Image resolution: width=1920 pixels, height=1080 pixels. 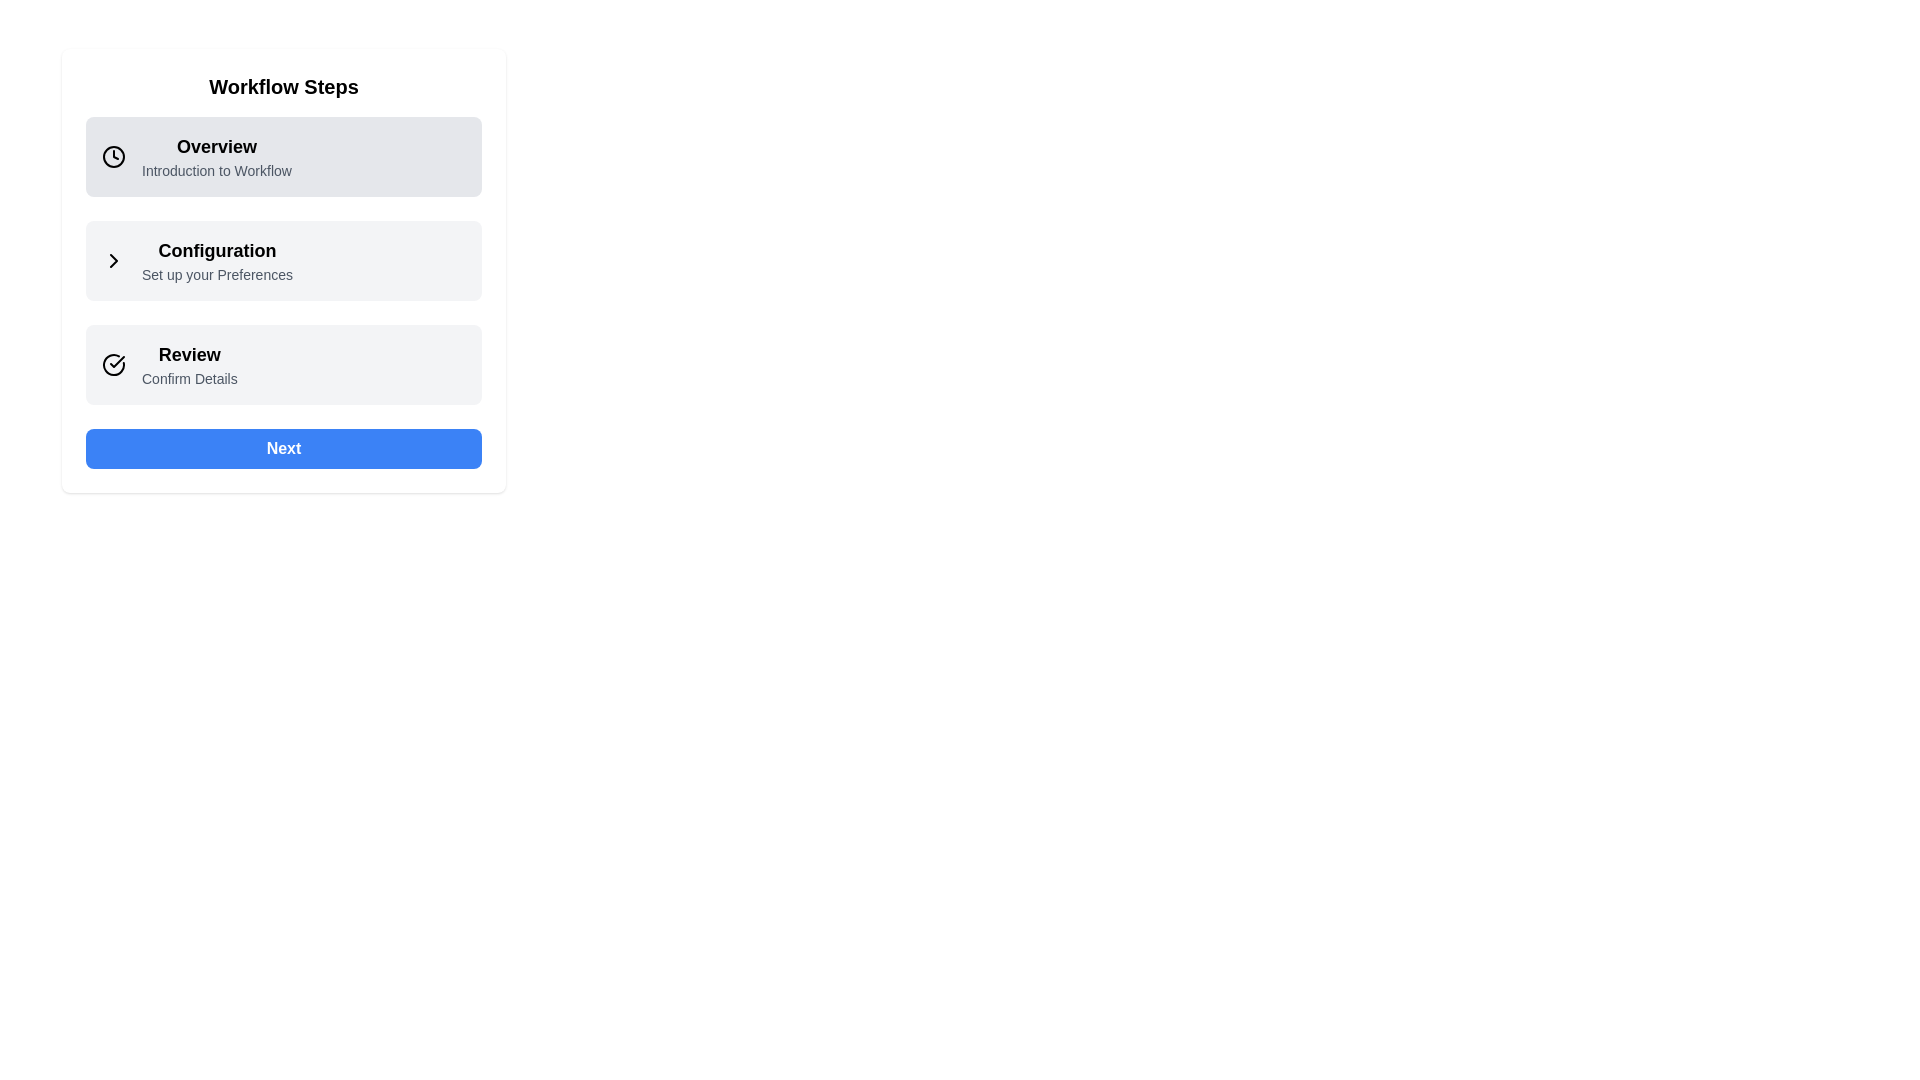 What do you see at coordinates (113, 260) in the screenshot?
I see `the rightward-pointing arrow icon indicating the active 'Configuration' step in the workflow navigation` at bounding box center [113, 260].